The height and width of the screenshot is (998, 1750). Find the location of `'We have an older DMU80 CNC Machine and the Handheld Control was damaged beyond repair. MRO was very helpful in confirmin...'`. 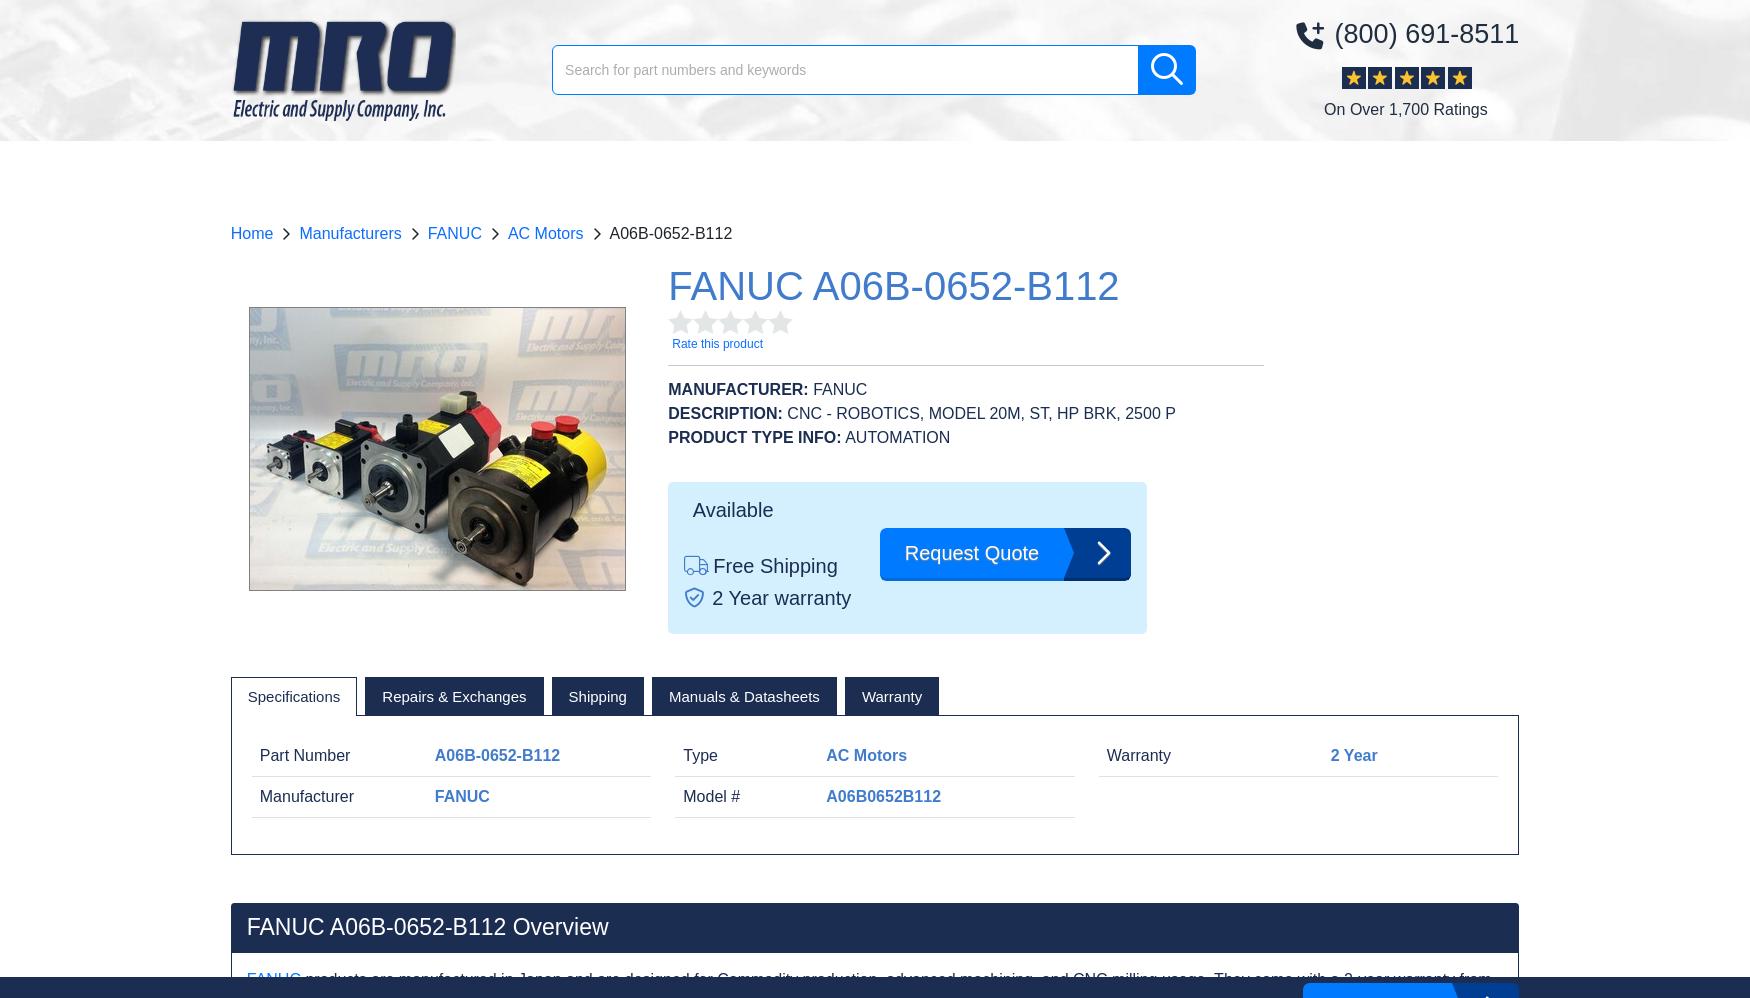

'We have an older DMU80 CNC Machine and the Handheld Control was damaged beyond repair. MRO was very helpful in confirmin...' is located at coordinates (1285, 517).